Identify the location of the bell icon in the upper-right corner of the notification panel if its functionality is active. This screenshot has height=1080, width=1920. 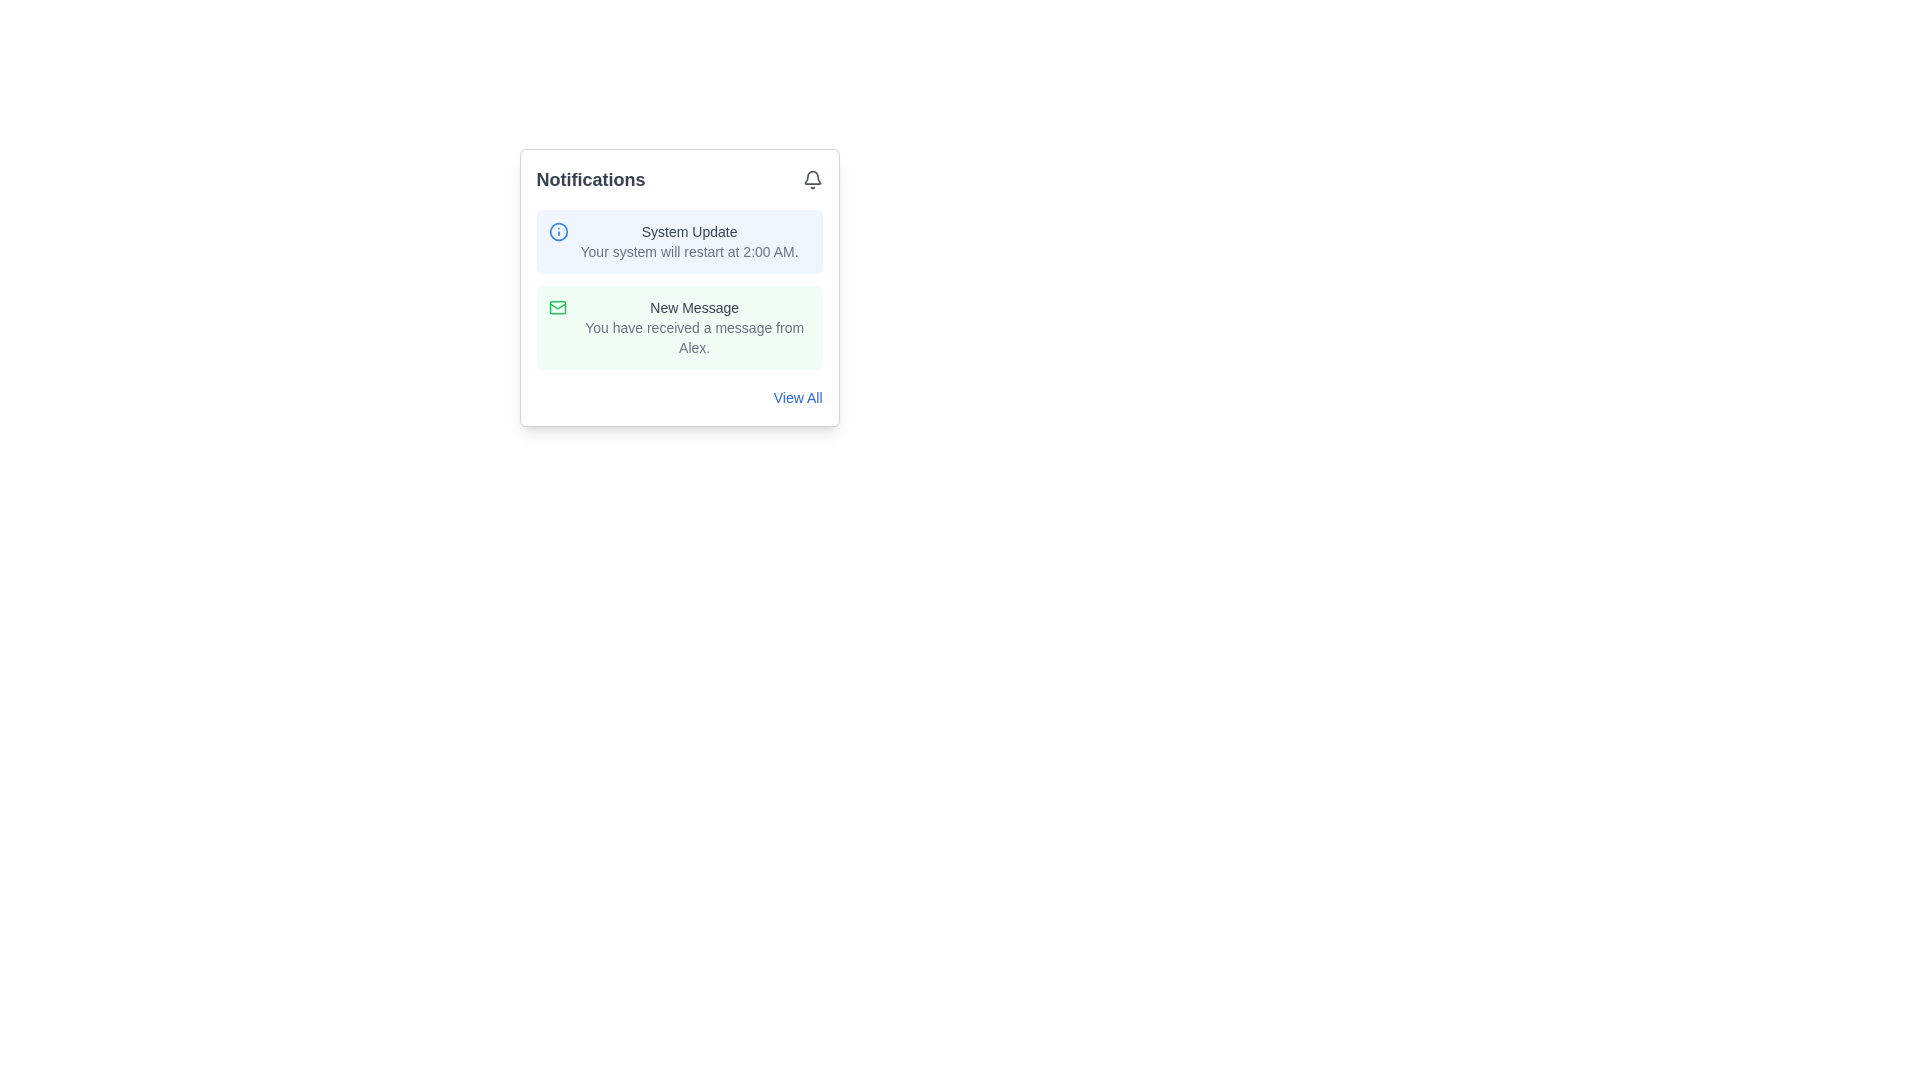
(811, 176).